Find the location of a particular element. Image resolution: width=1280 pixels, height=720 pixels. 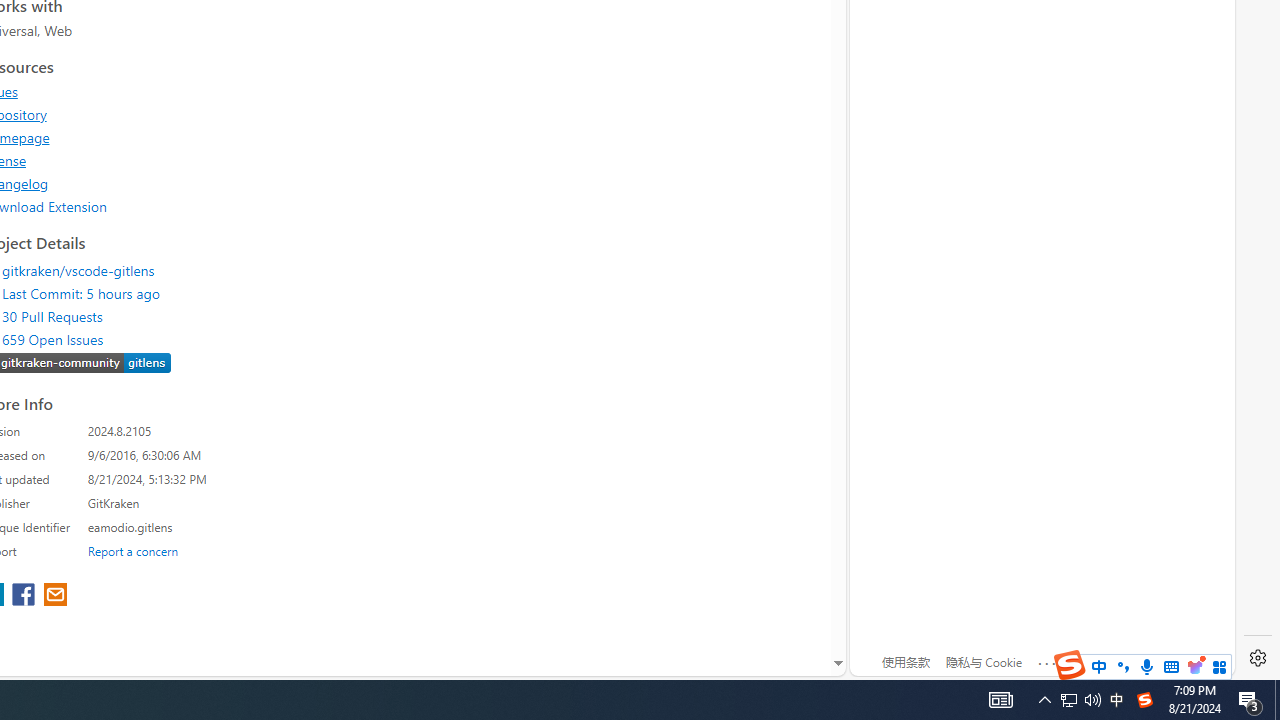

'Report a concern' is located at coordinates (132, 550).